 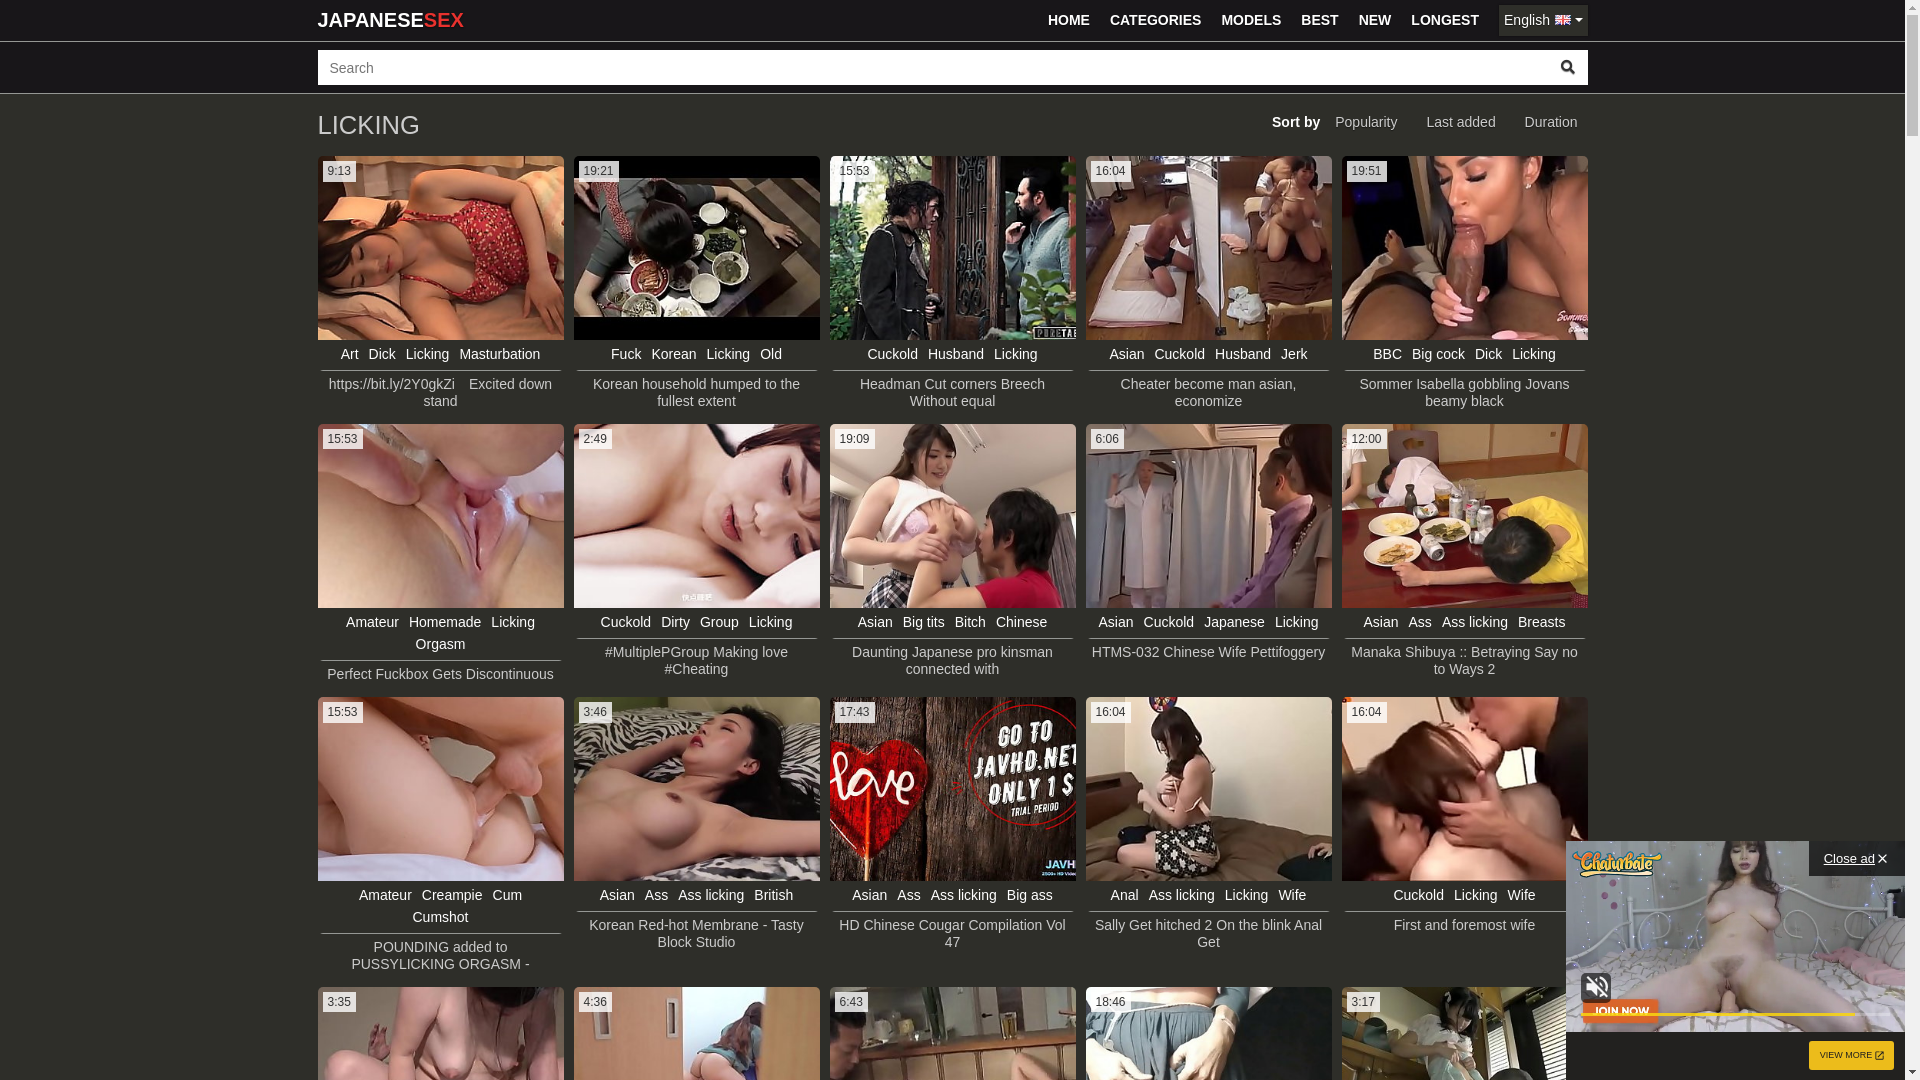 What do you see at coordinates (382, 353) in the screenshot?
I see `'Dick'` at bounding box center [382, 353].